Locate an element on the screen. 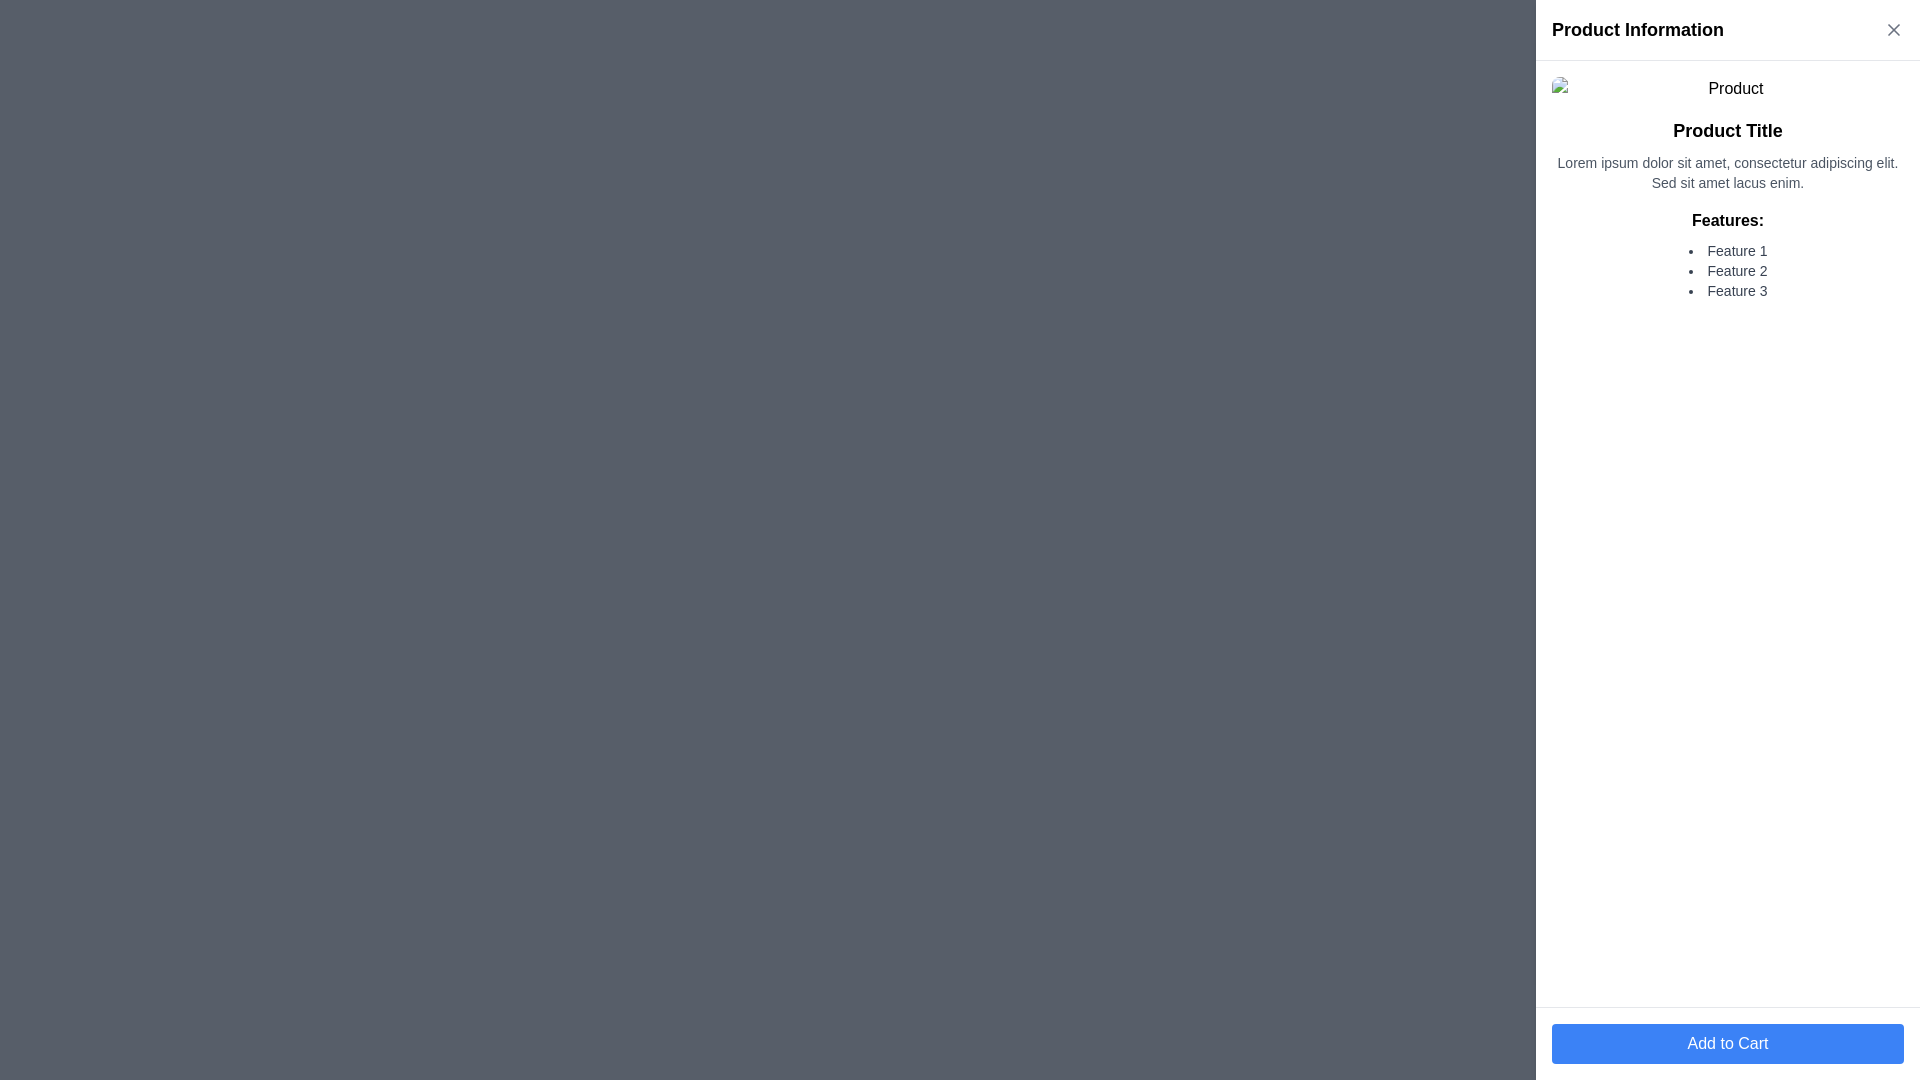 The image size is (1920, 1080). the 'Add to Cart' button located at the bottom of the interface is located at coordinates (1727, 1043).